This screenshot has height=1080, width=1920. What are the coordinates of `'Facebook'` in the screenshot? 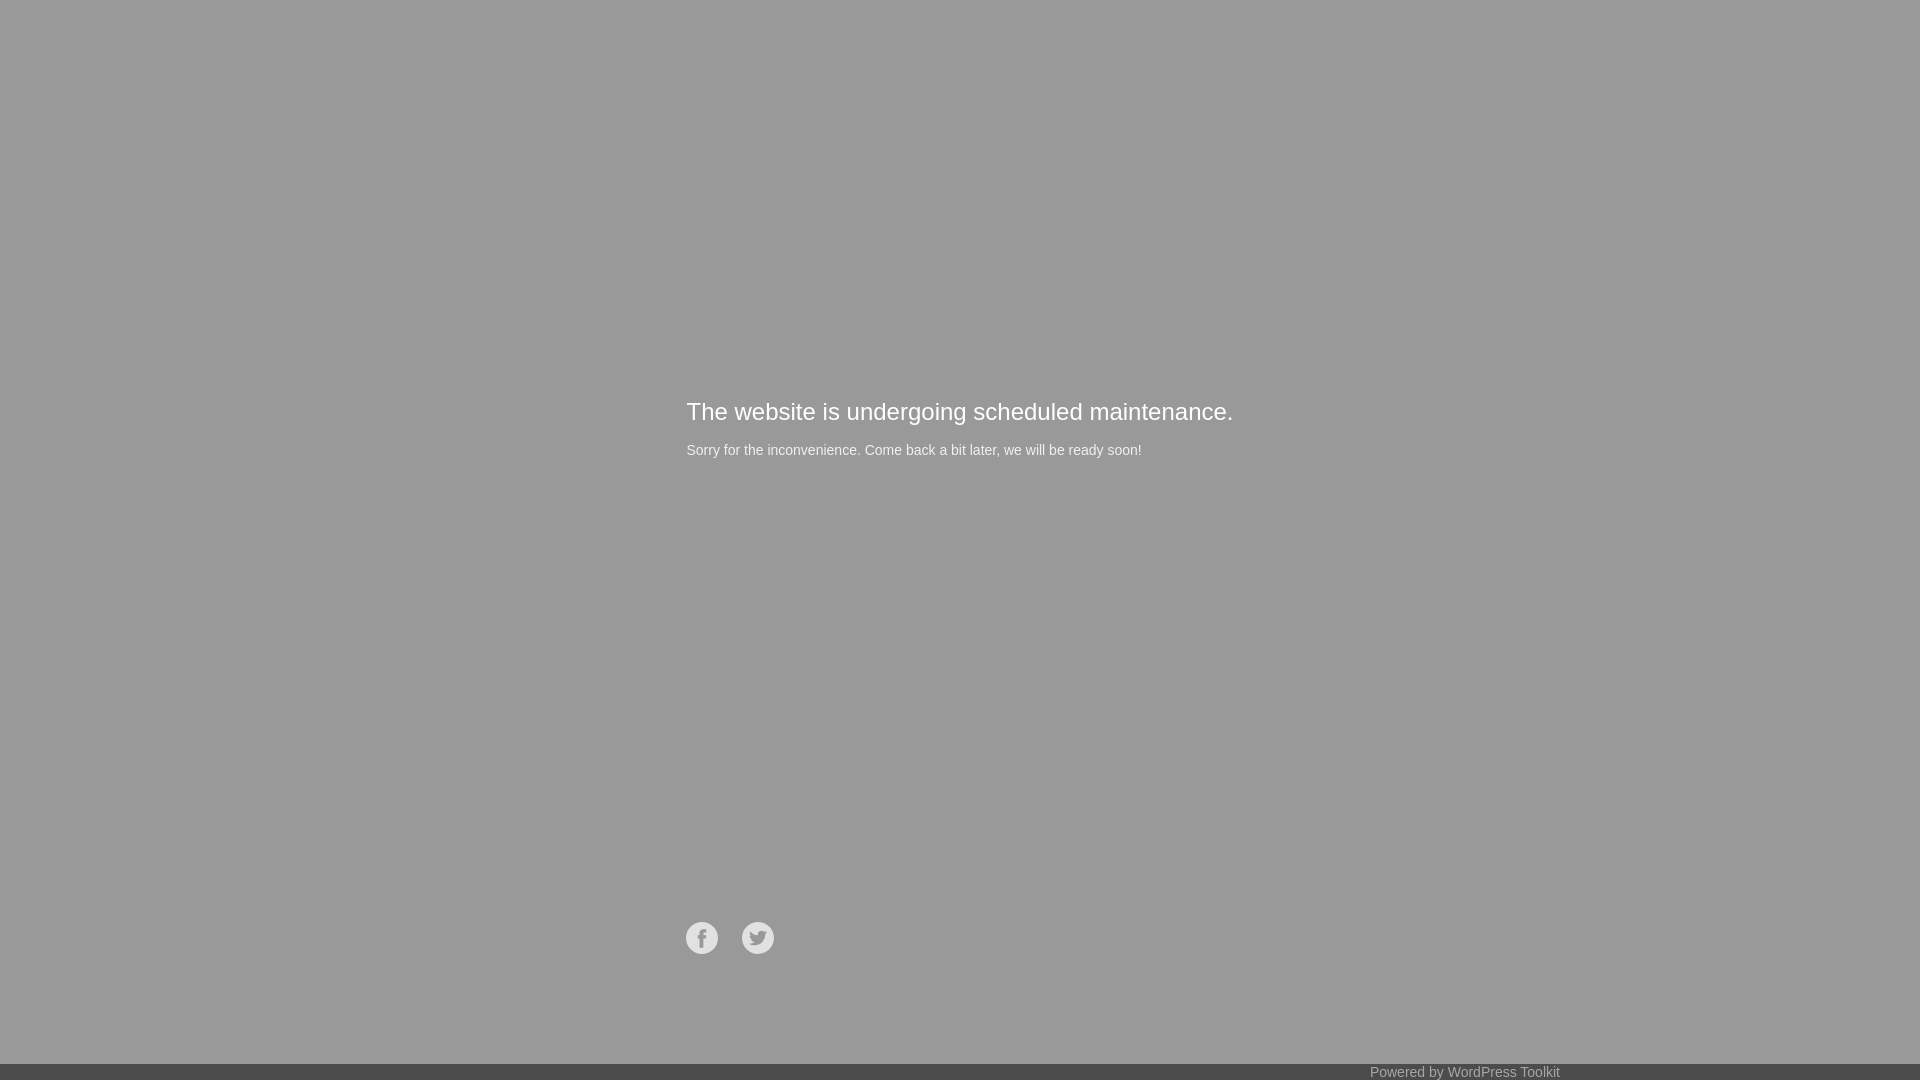 It's located at (701, 937).